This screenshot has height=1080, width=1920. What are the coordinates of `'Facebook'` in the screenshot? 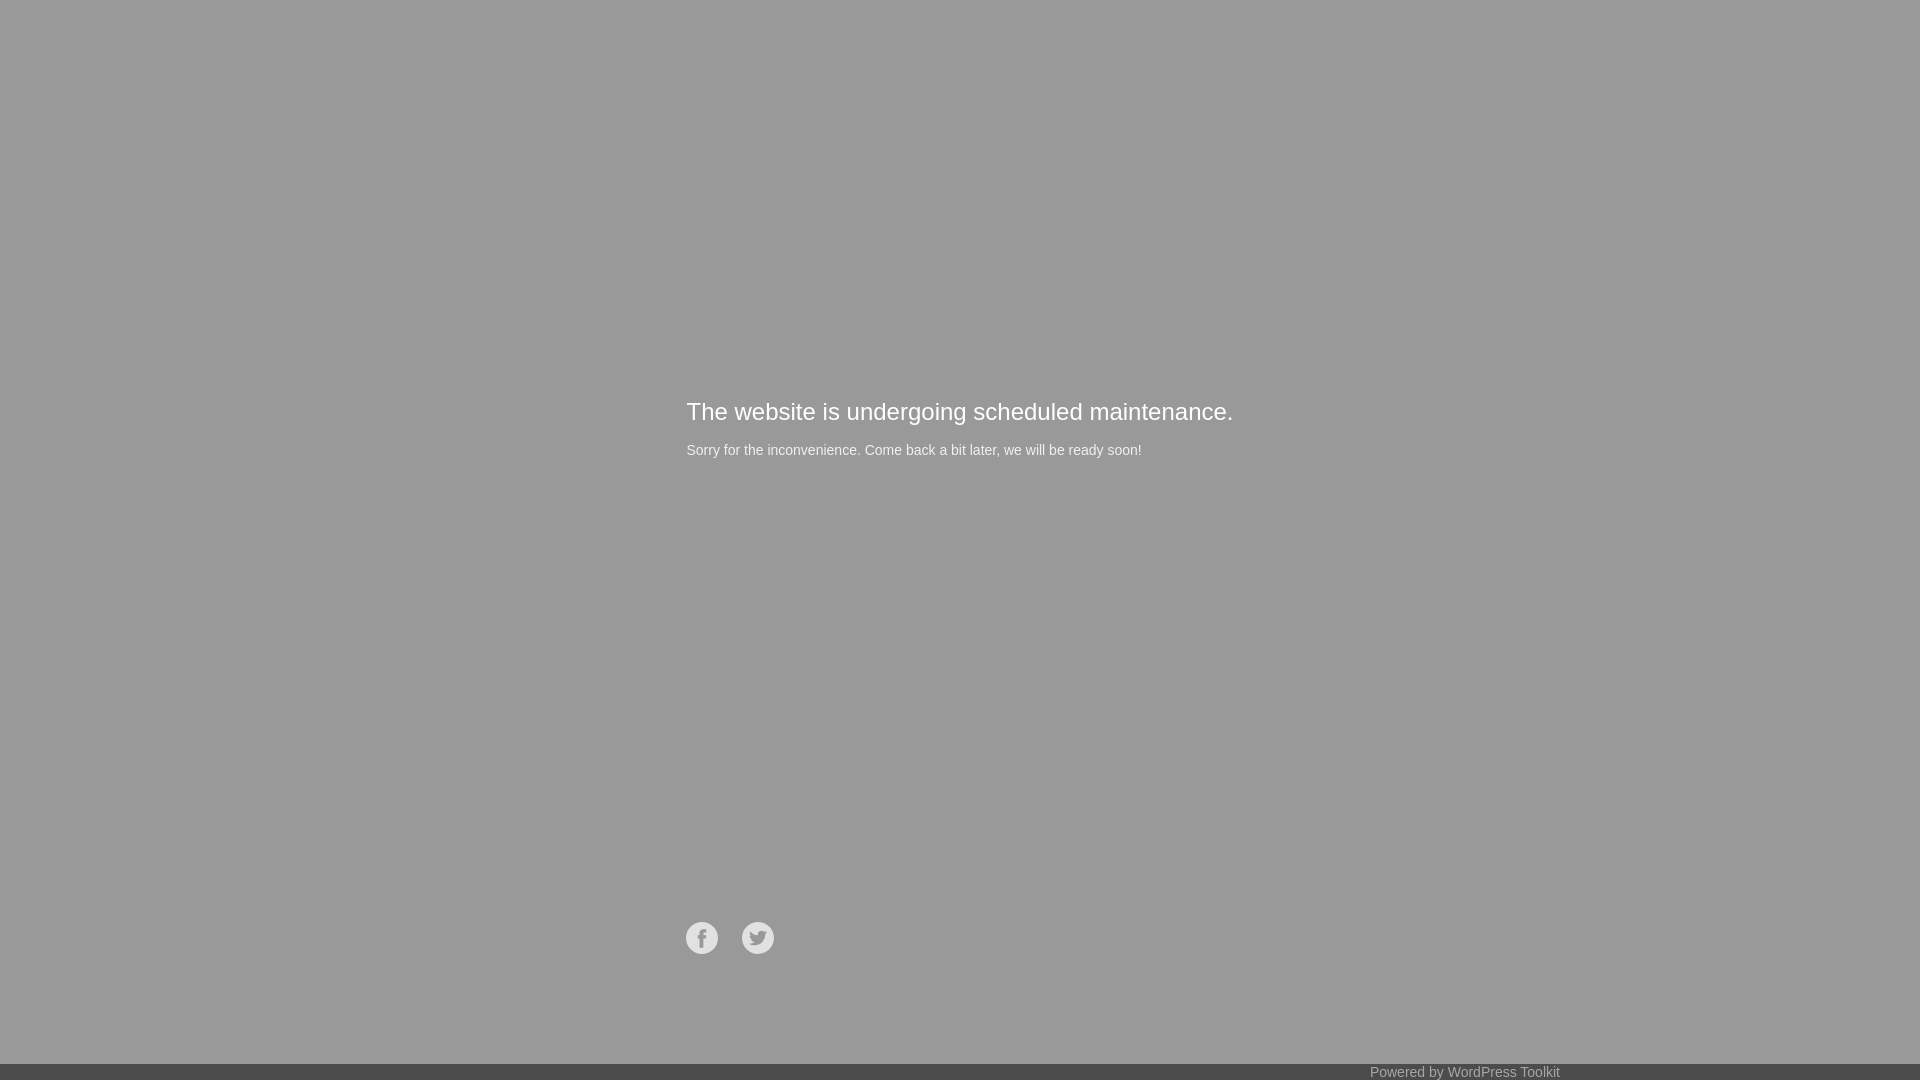 It's located at (701, 937).